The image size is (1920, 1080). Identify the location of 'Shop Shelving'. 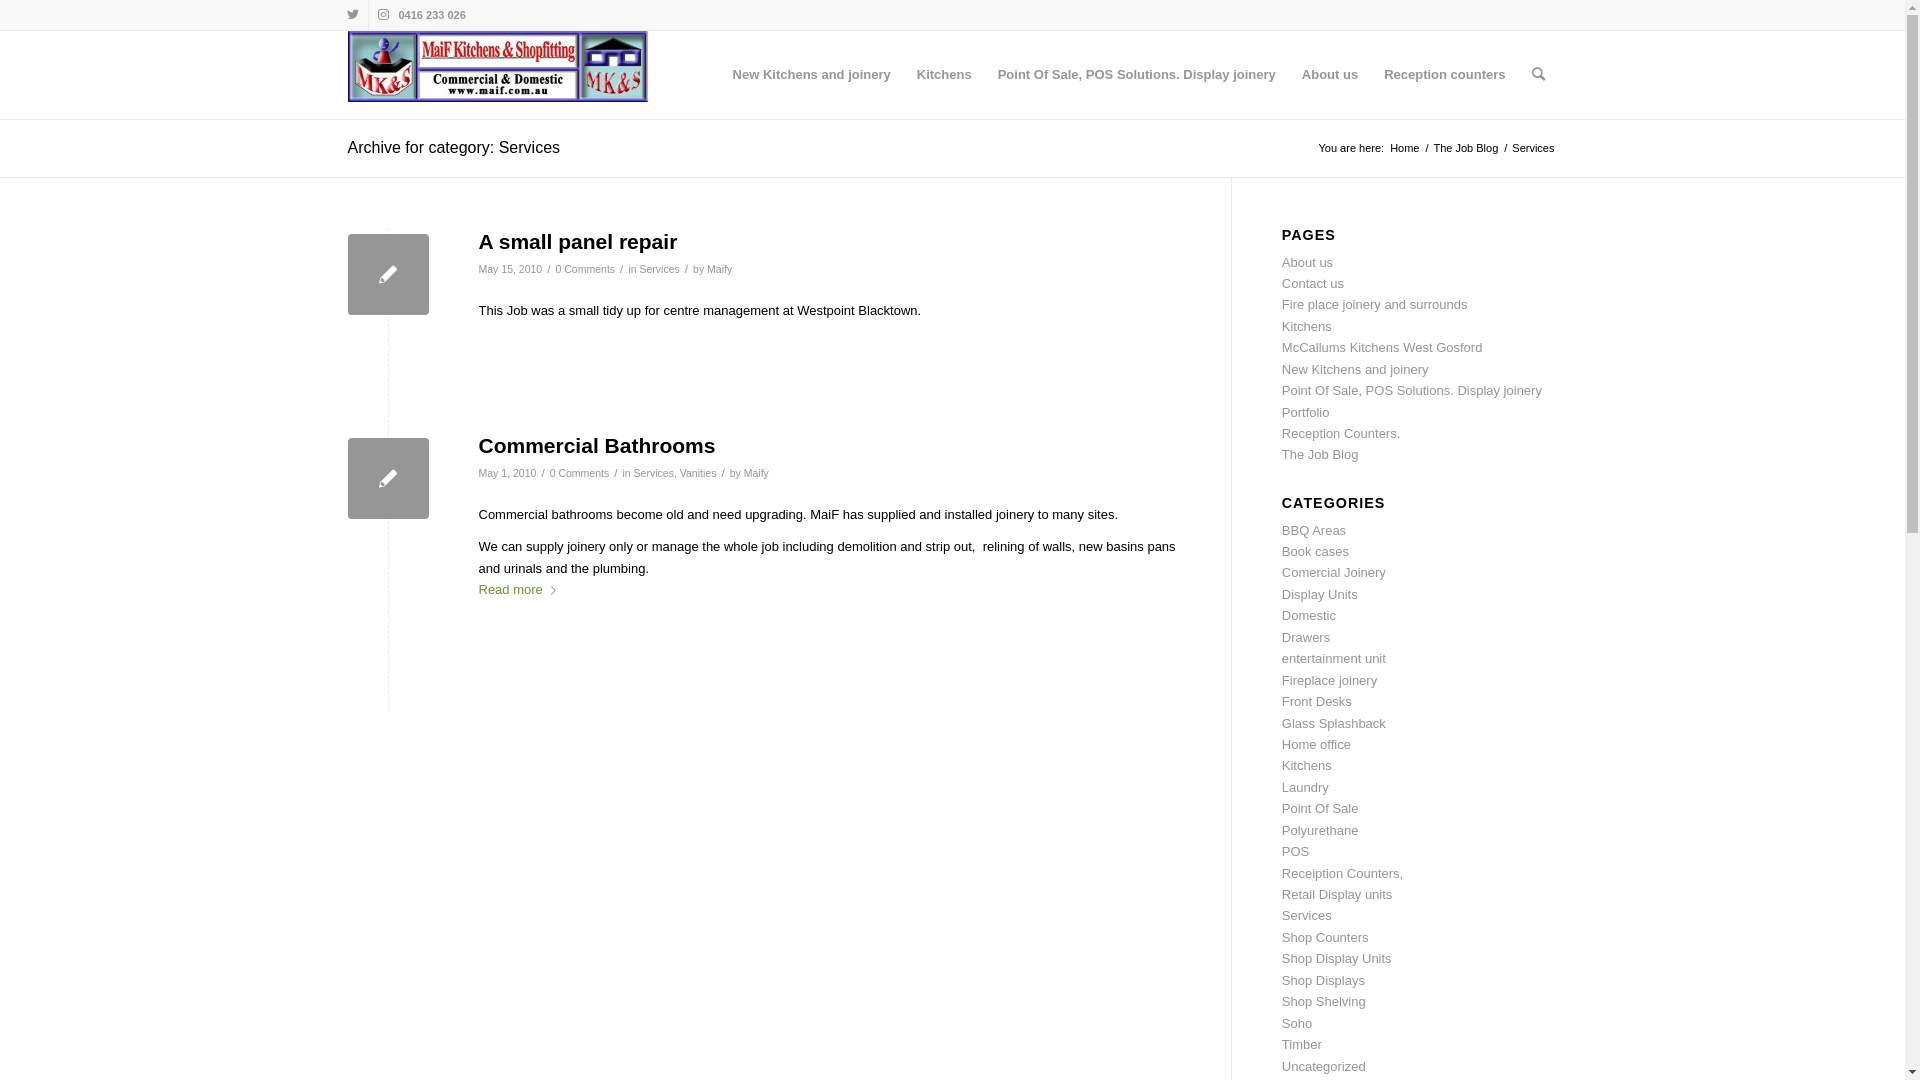
(1324, 1001).